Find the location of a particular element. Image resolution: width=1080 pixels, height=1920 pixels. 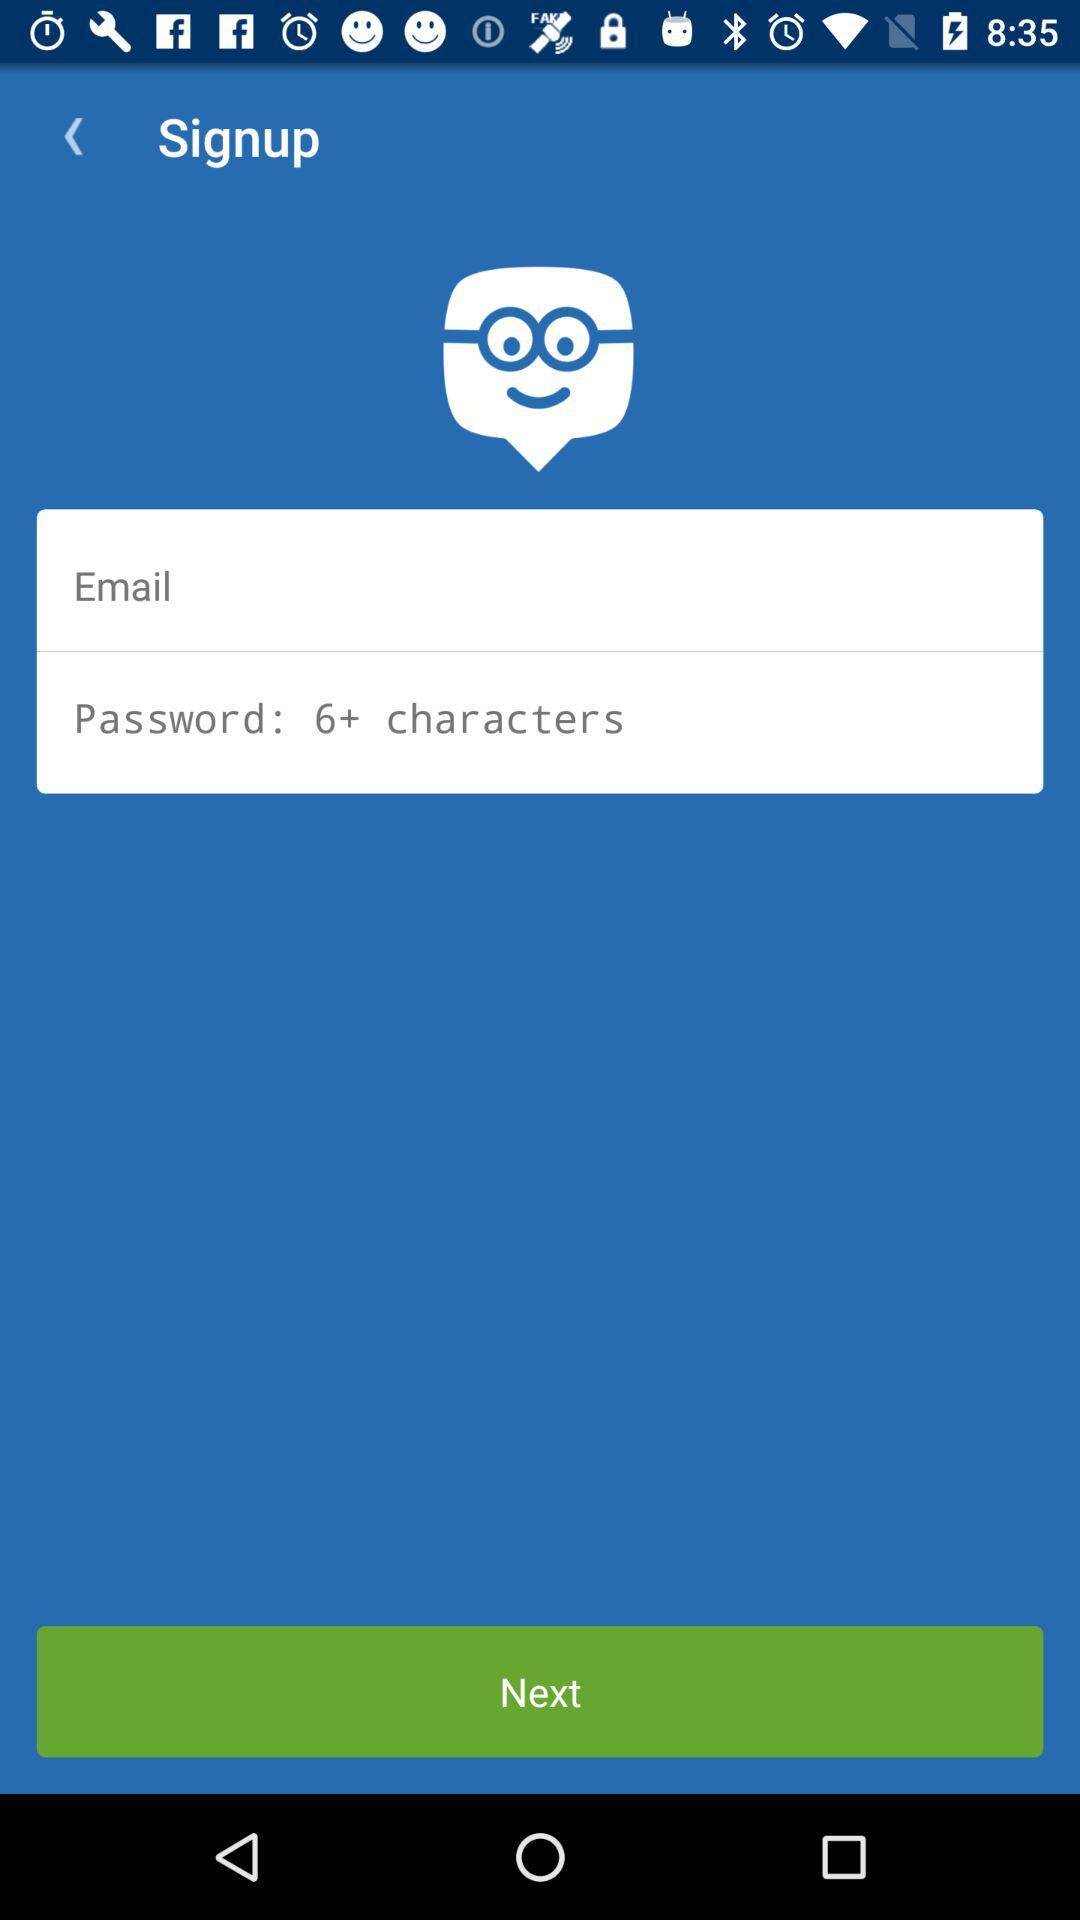

your password is located at coordinates (540, 717).